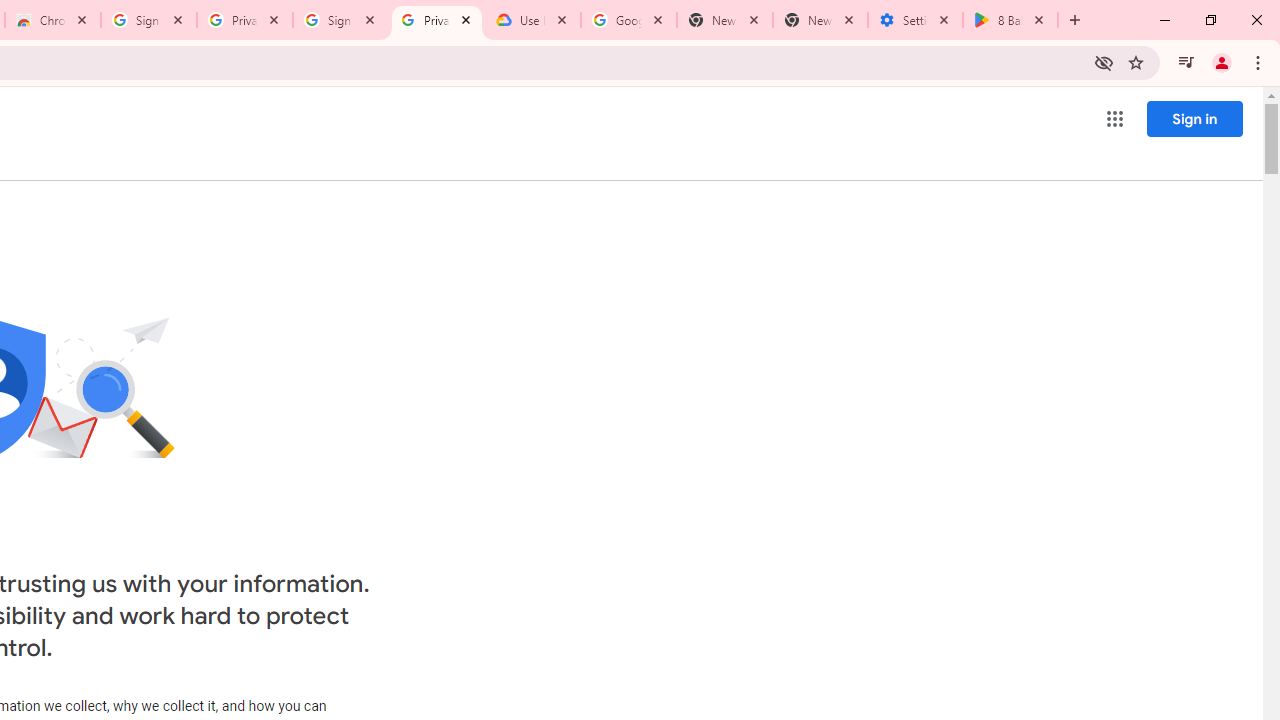 The width and height of the screenshot is (1280, 720). What do you see at coordinates (820, 20) in the screenshot?
I see `'New Tab'` at bounding box center [820, 20].